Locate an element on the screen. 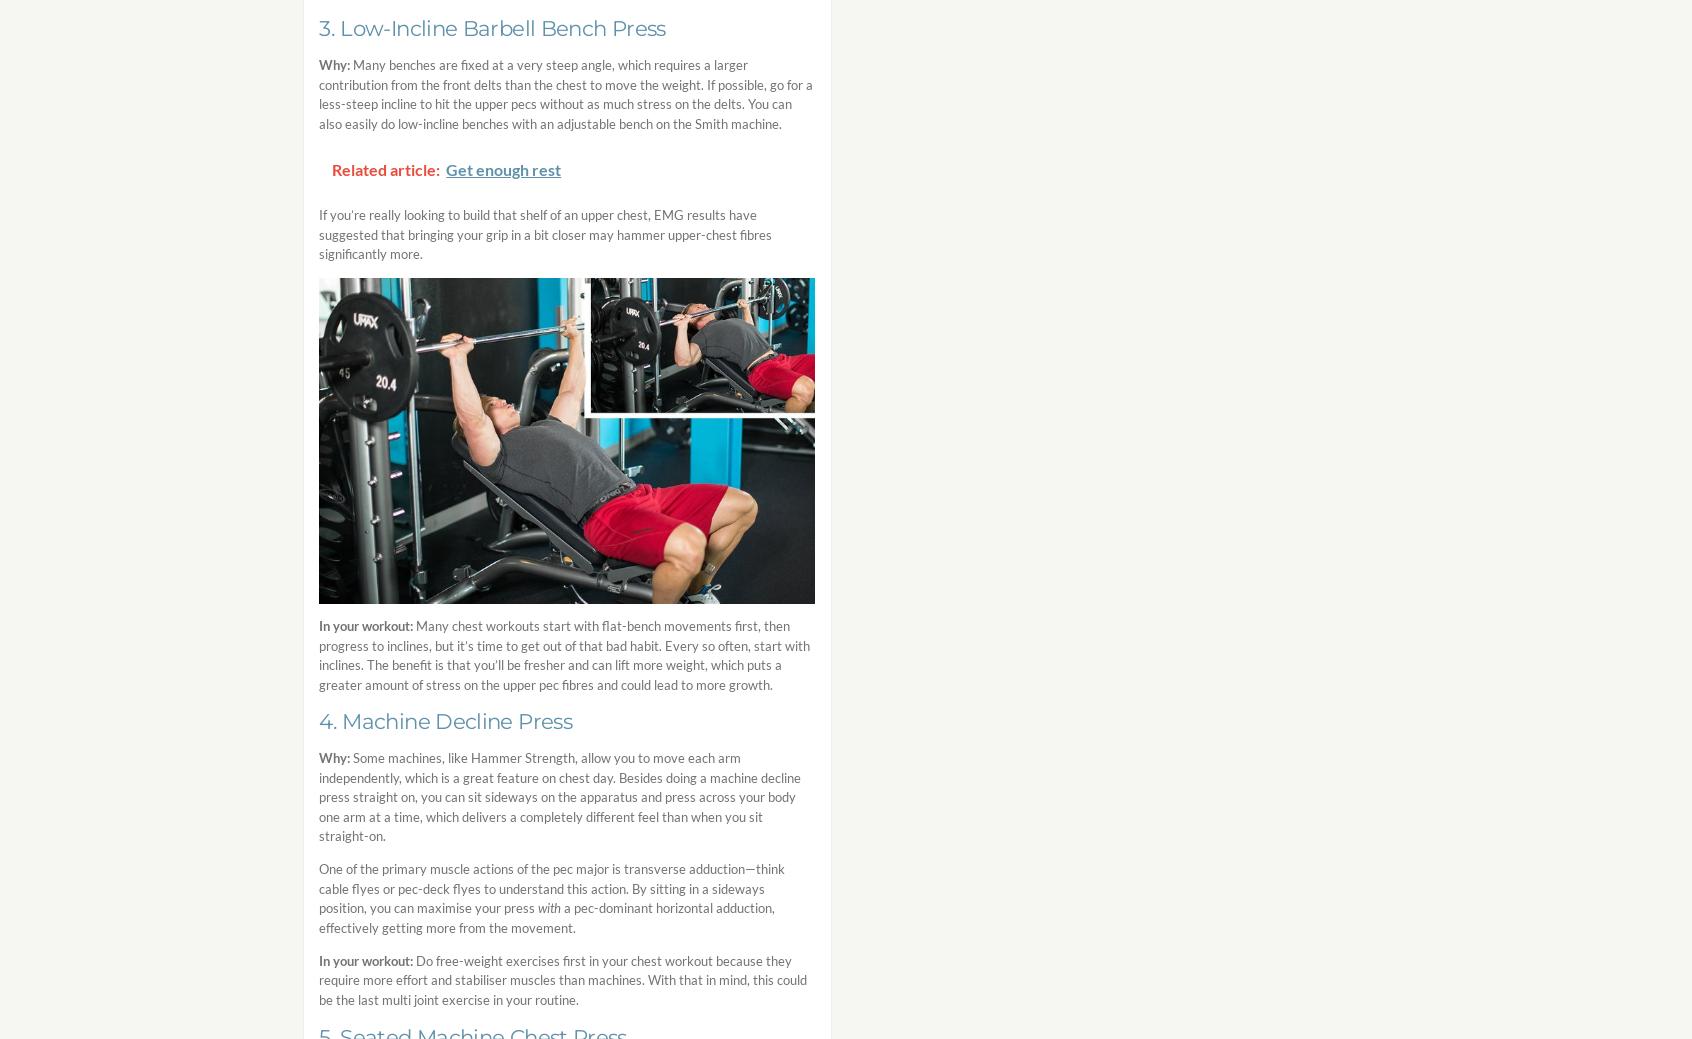 The height and width of the screenshot is (1039, 1692). 'Some machines, like Hammer Strength, allow you to move each arm independently, which is a great feature on chest day. Besides doing a machine decline press straight on, you can sit sideways on the apparatus and press across your body one arm at a time, which delivers a completely different feel than when you sit straight-on.' is located at coordinates (560, 796).